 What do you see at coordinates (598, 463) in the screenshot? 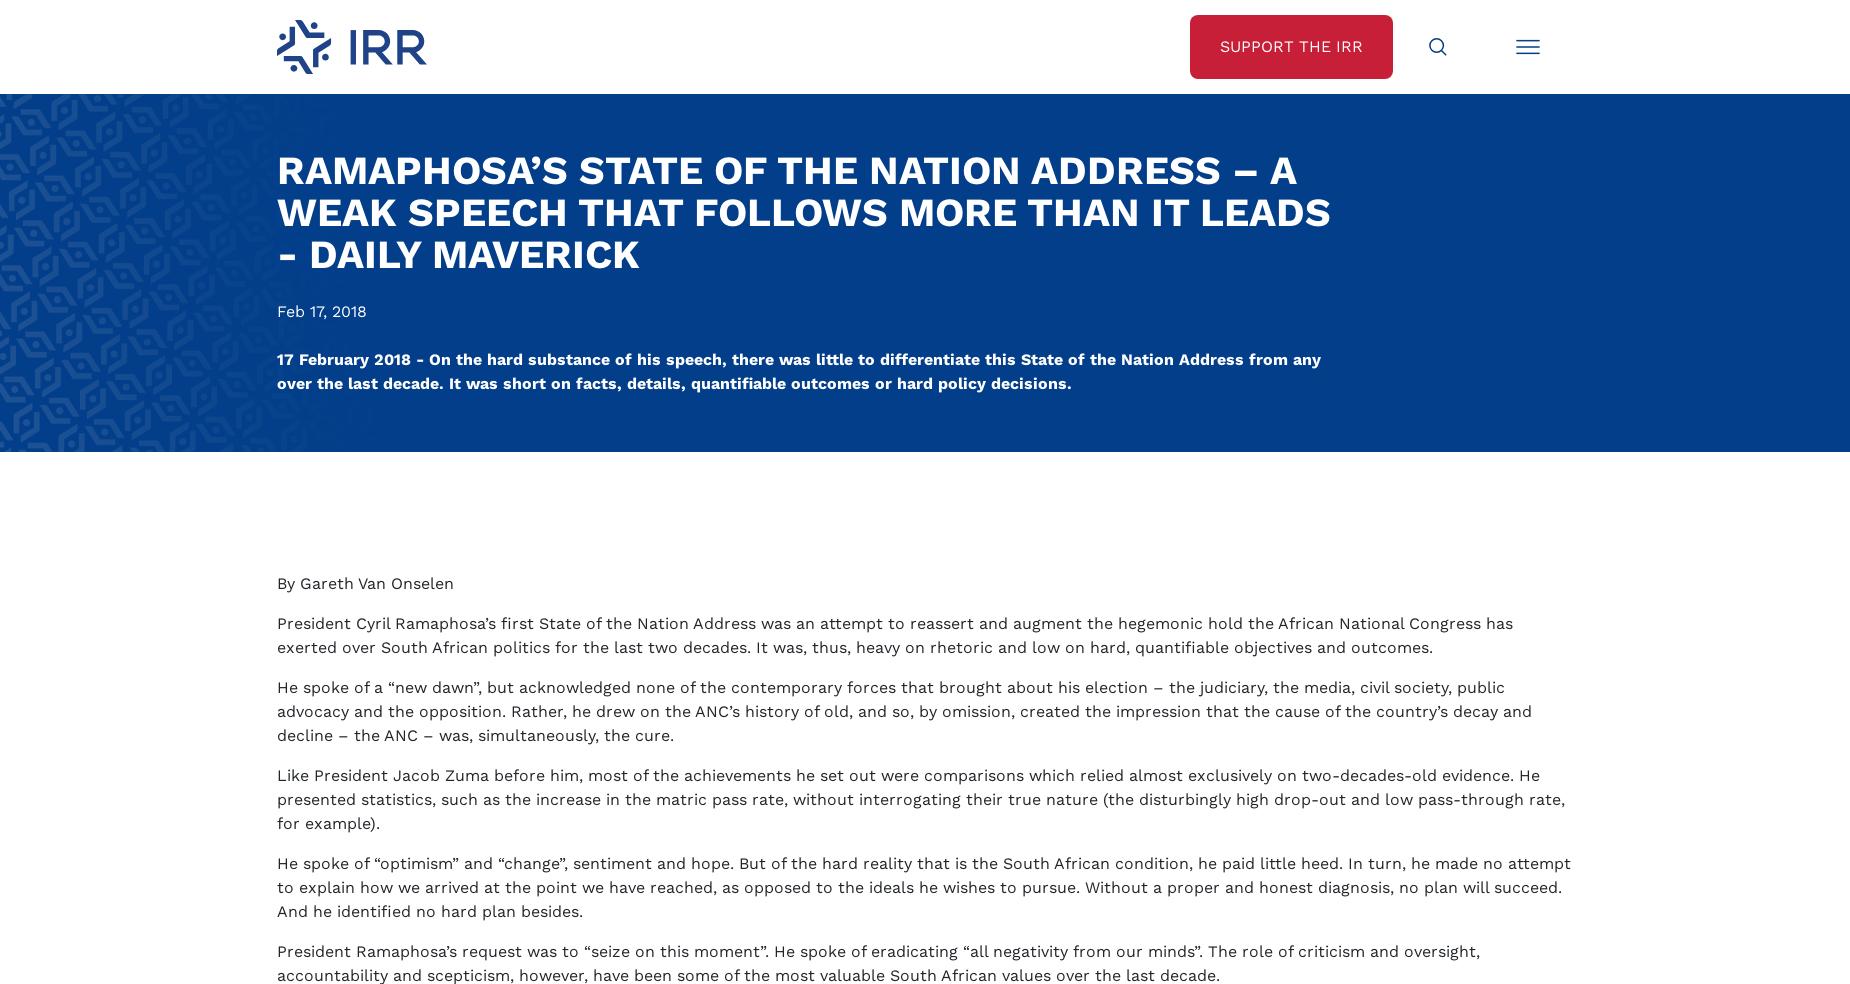
I see `'A Commission of Inquiry into Tax Administration and Governance of SARS.'` at bounding box center [598, 463].